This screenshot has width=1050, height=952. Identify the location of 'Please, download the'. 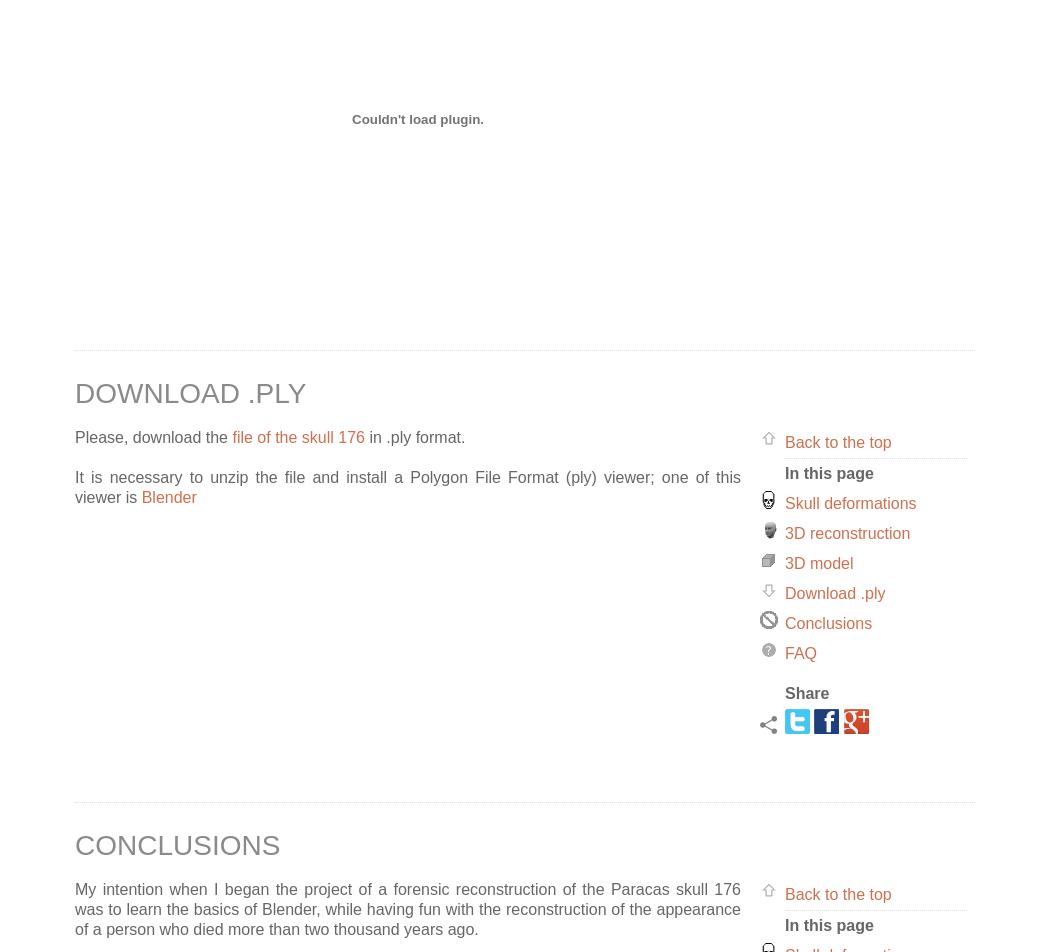
(153, 436).